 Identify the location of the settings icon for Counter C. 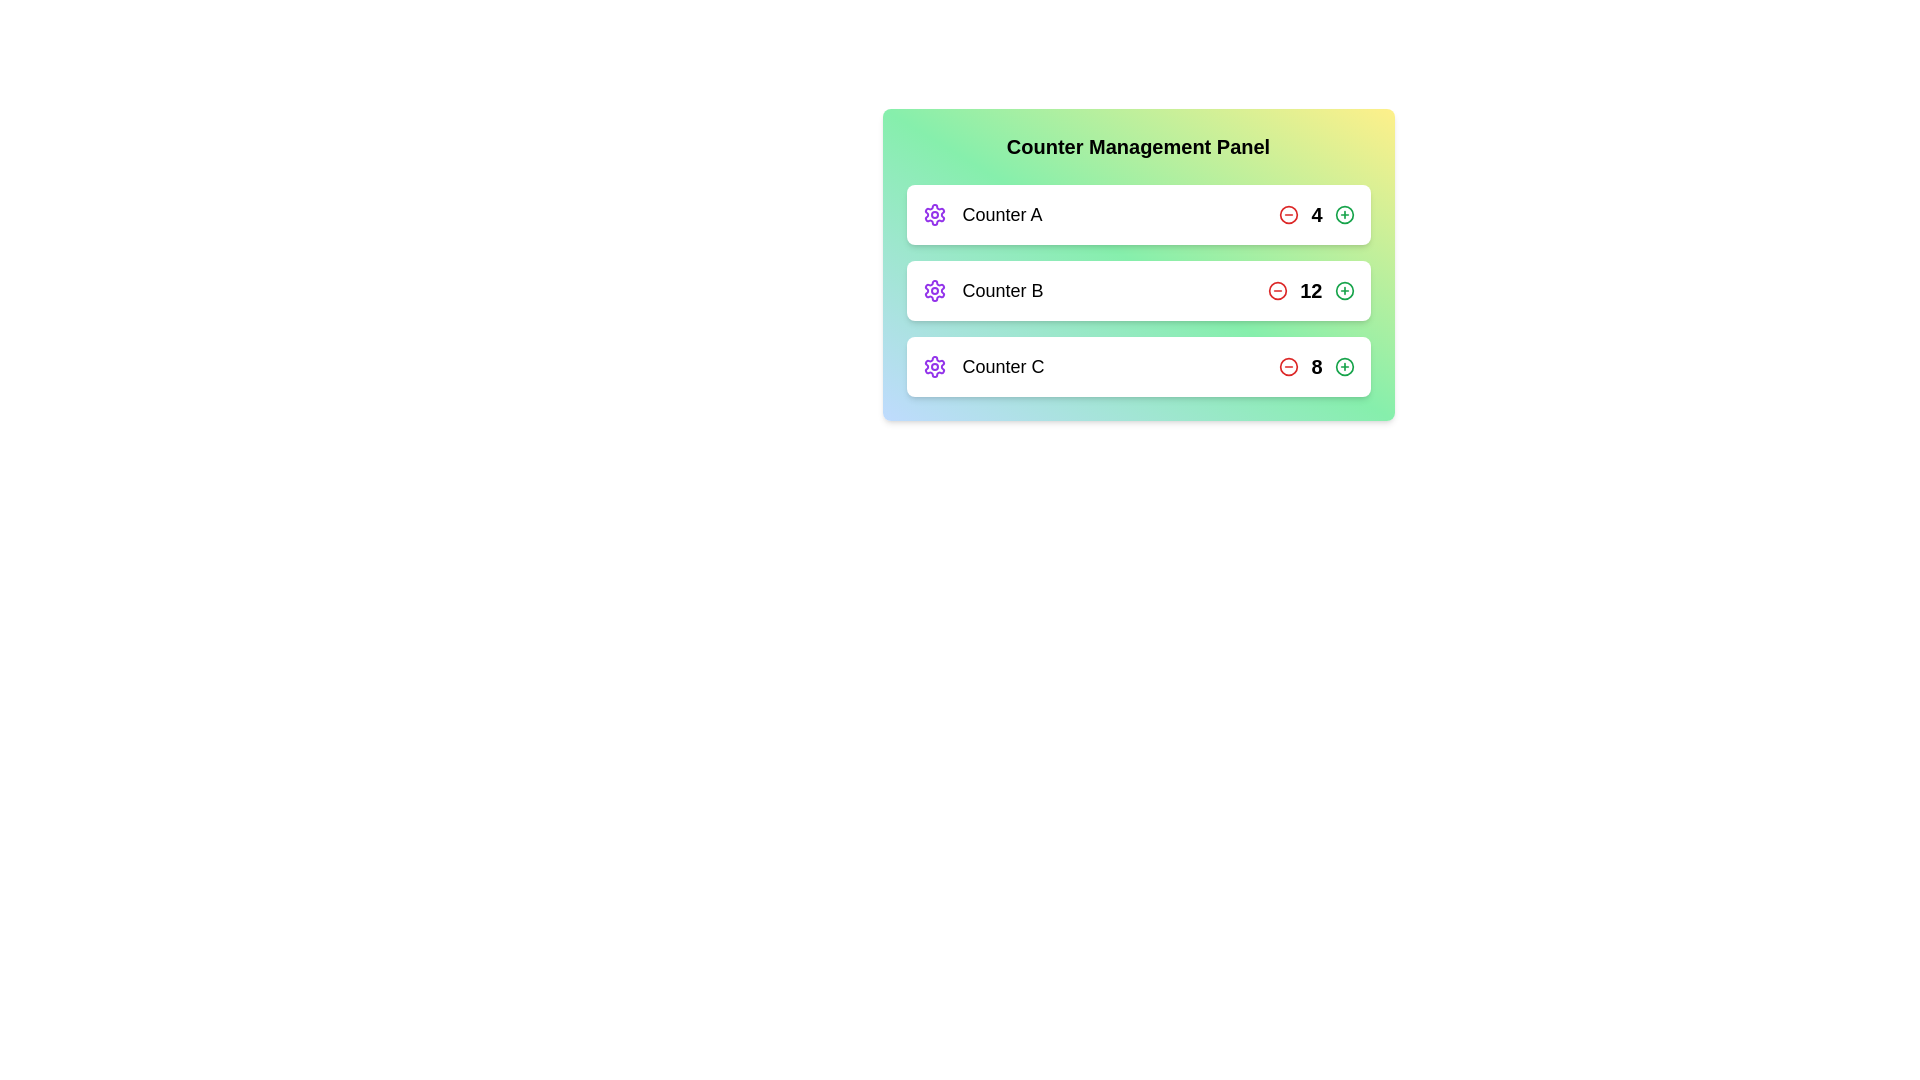
(933, 366).